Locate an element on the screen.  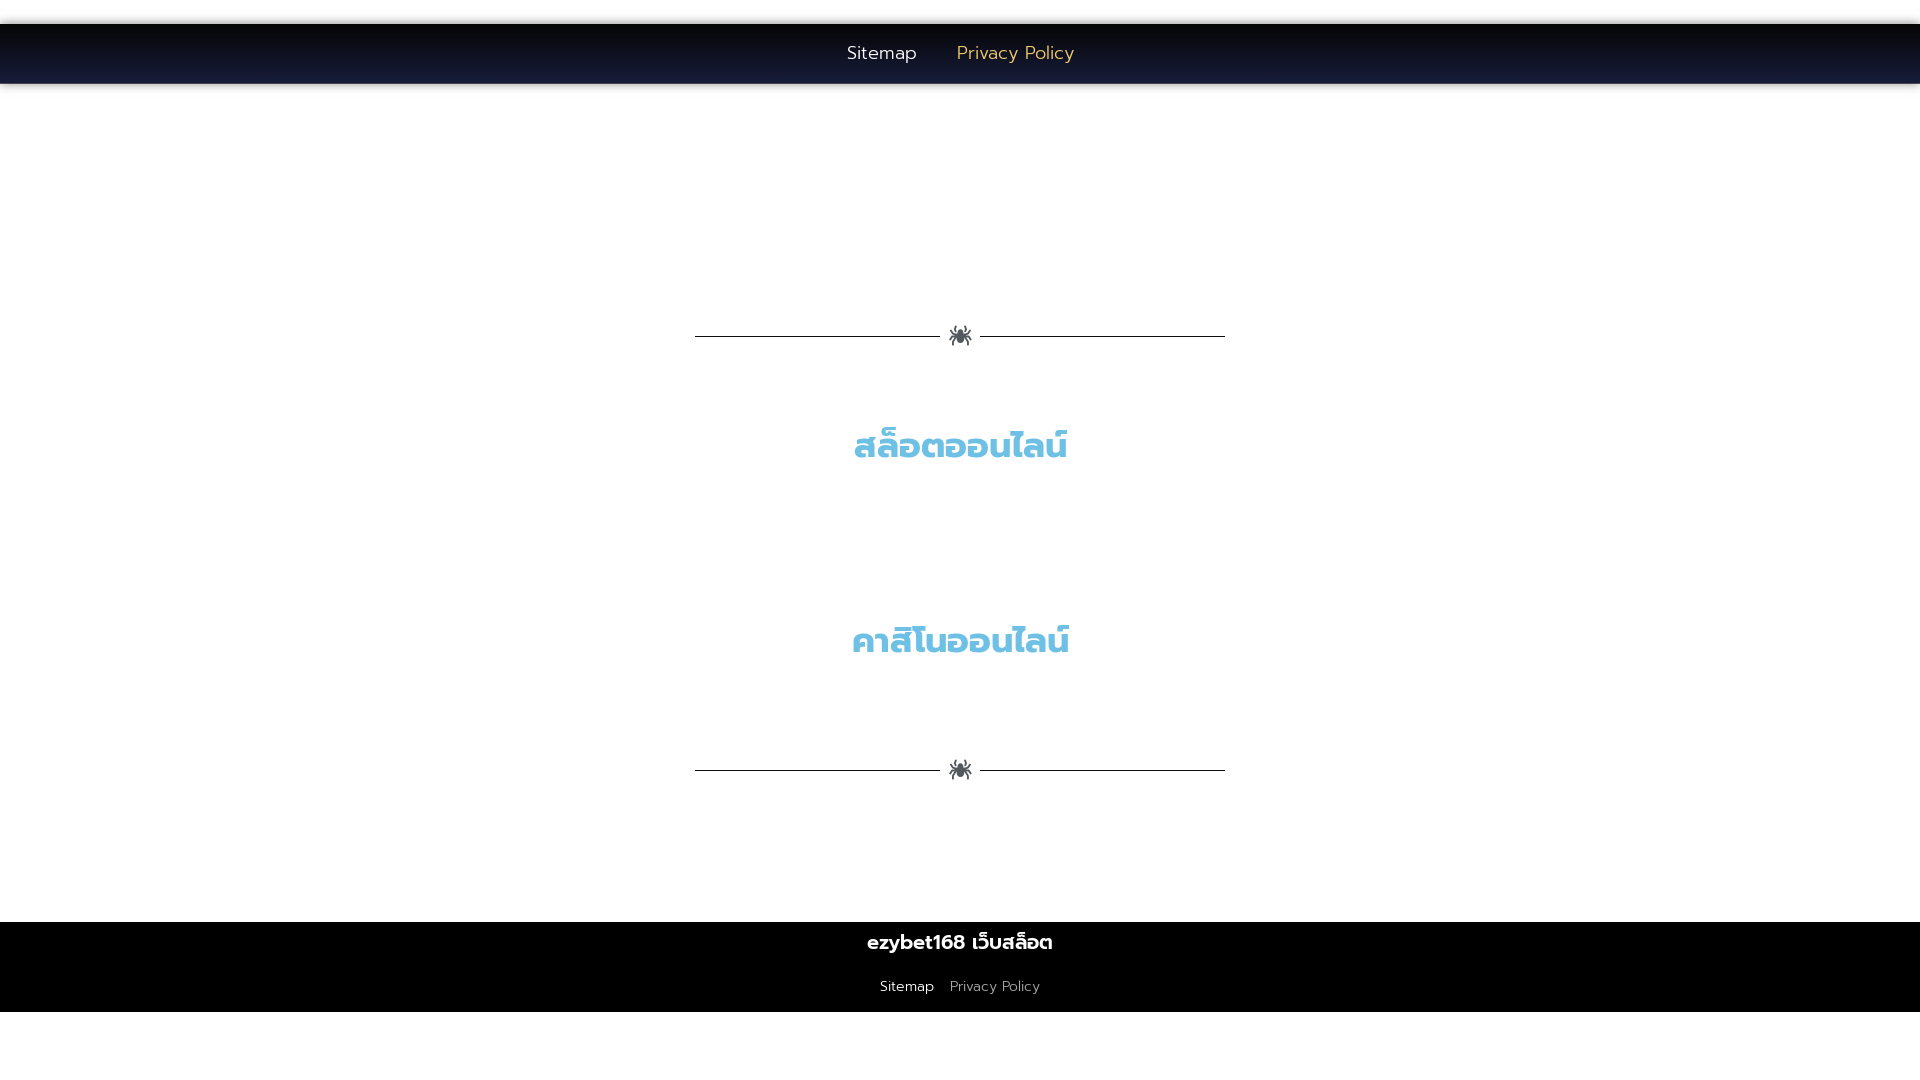
'Privacy Policy' is located at coordinates (1014, 52).